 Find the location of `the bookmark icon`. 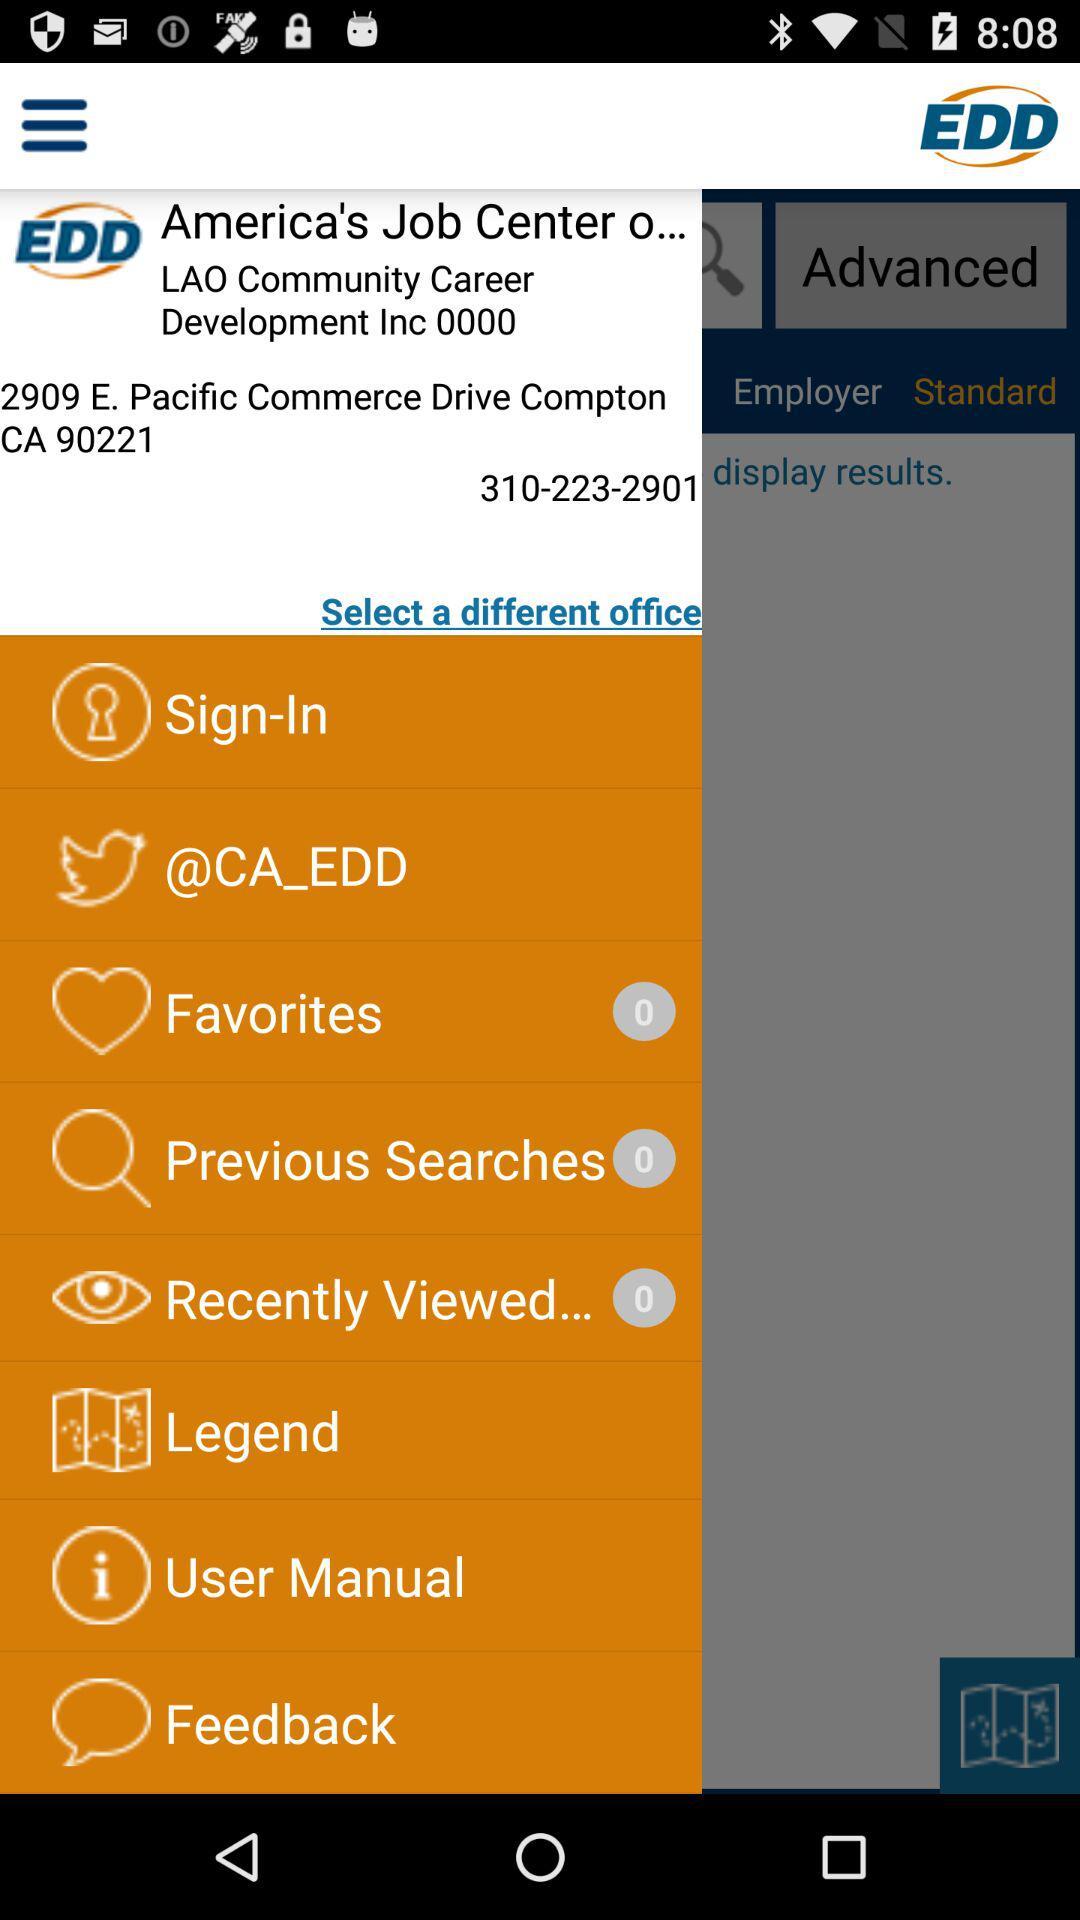

the bookmark icon is located at coordinates (1009, 1846).